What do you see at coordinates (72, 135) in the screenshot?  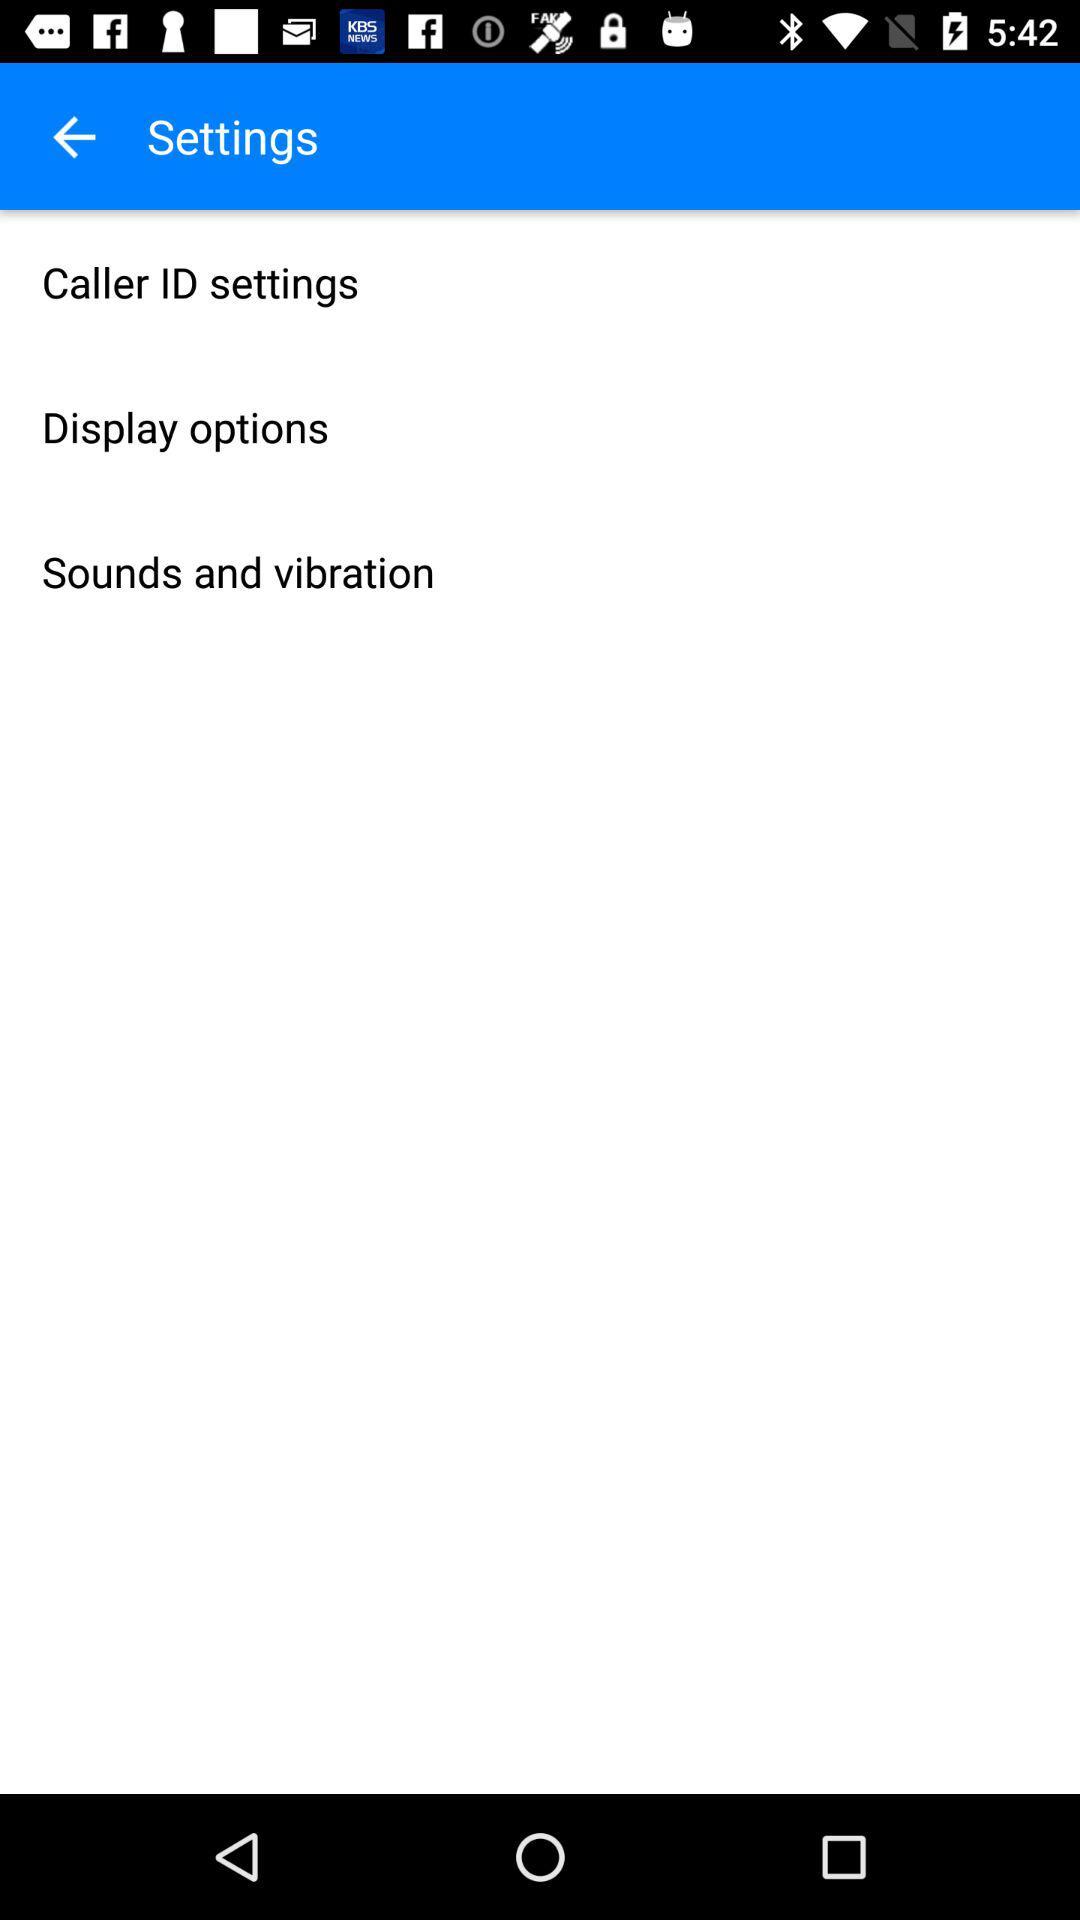 I see `item to the left of settings icon` at bounding box center [72, 135].